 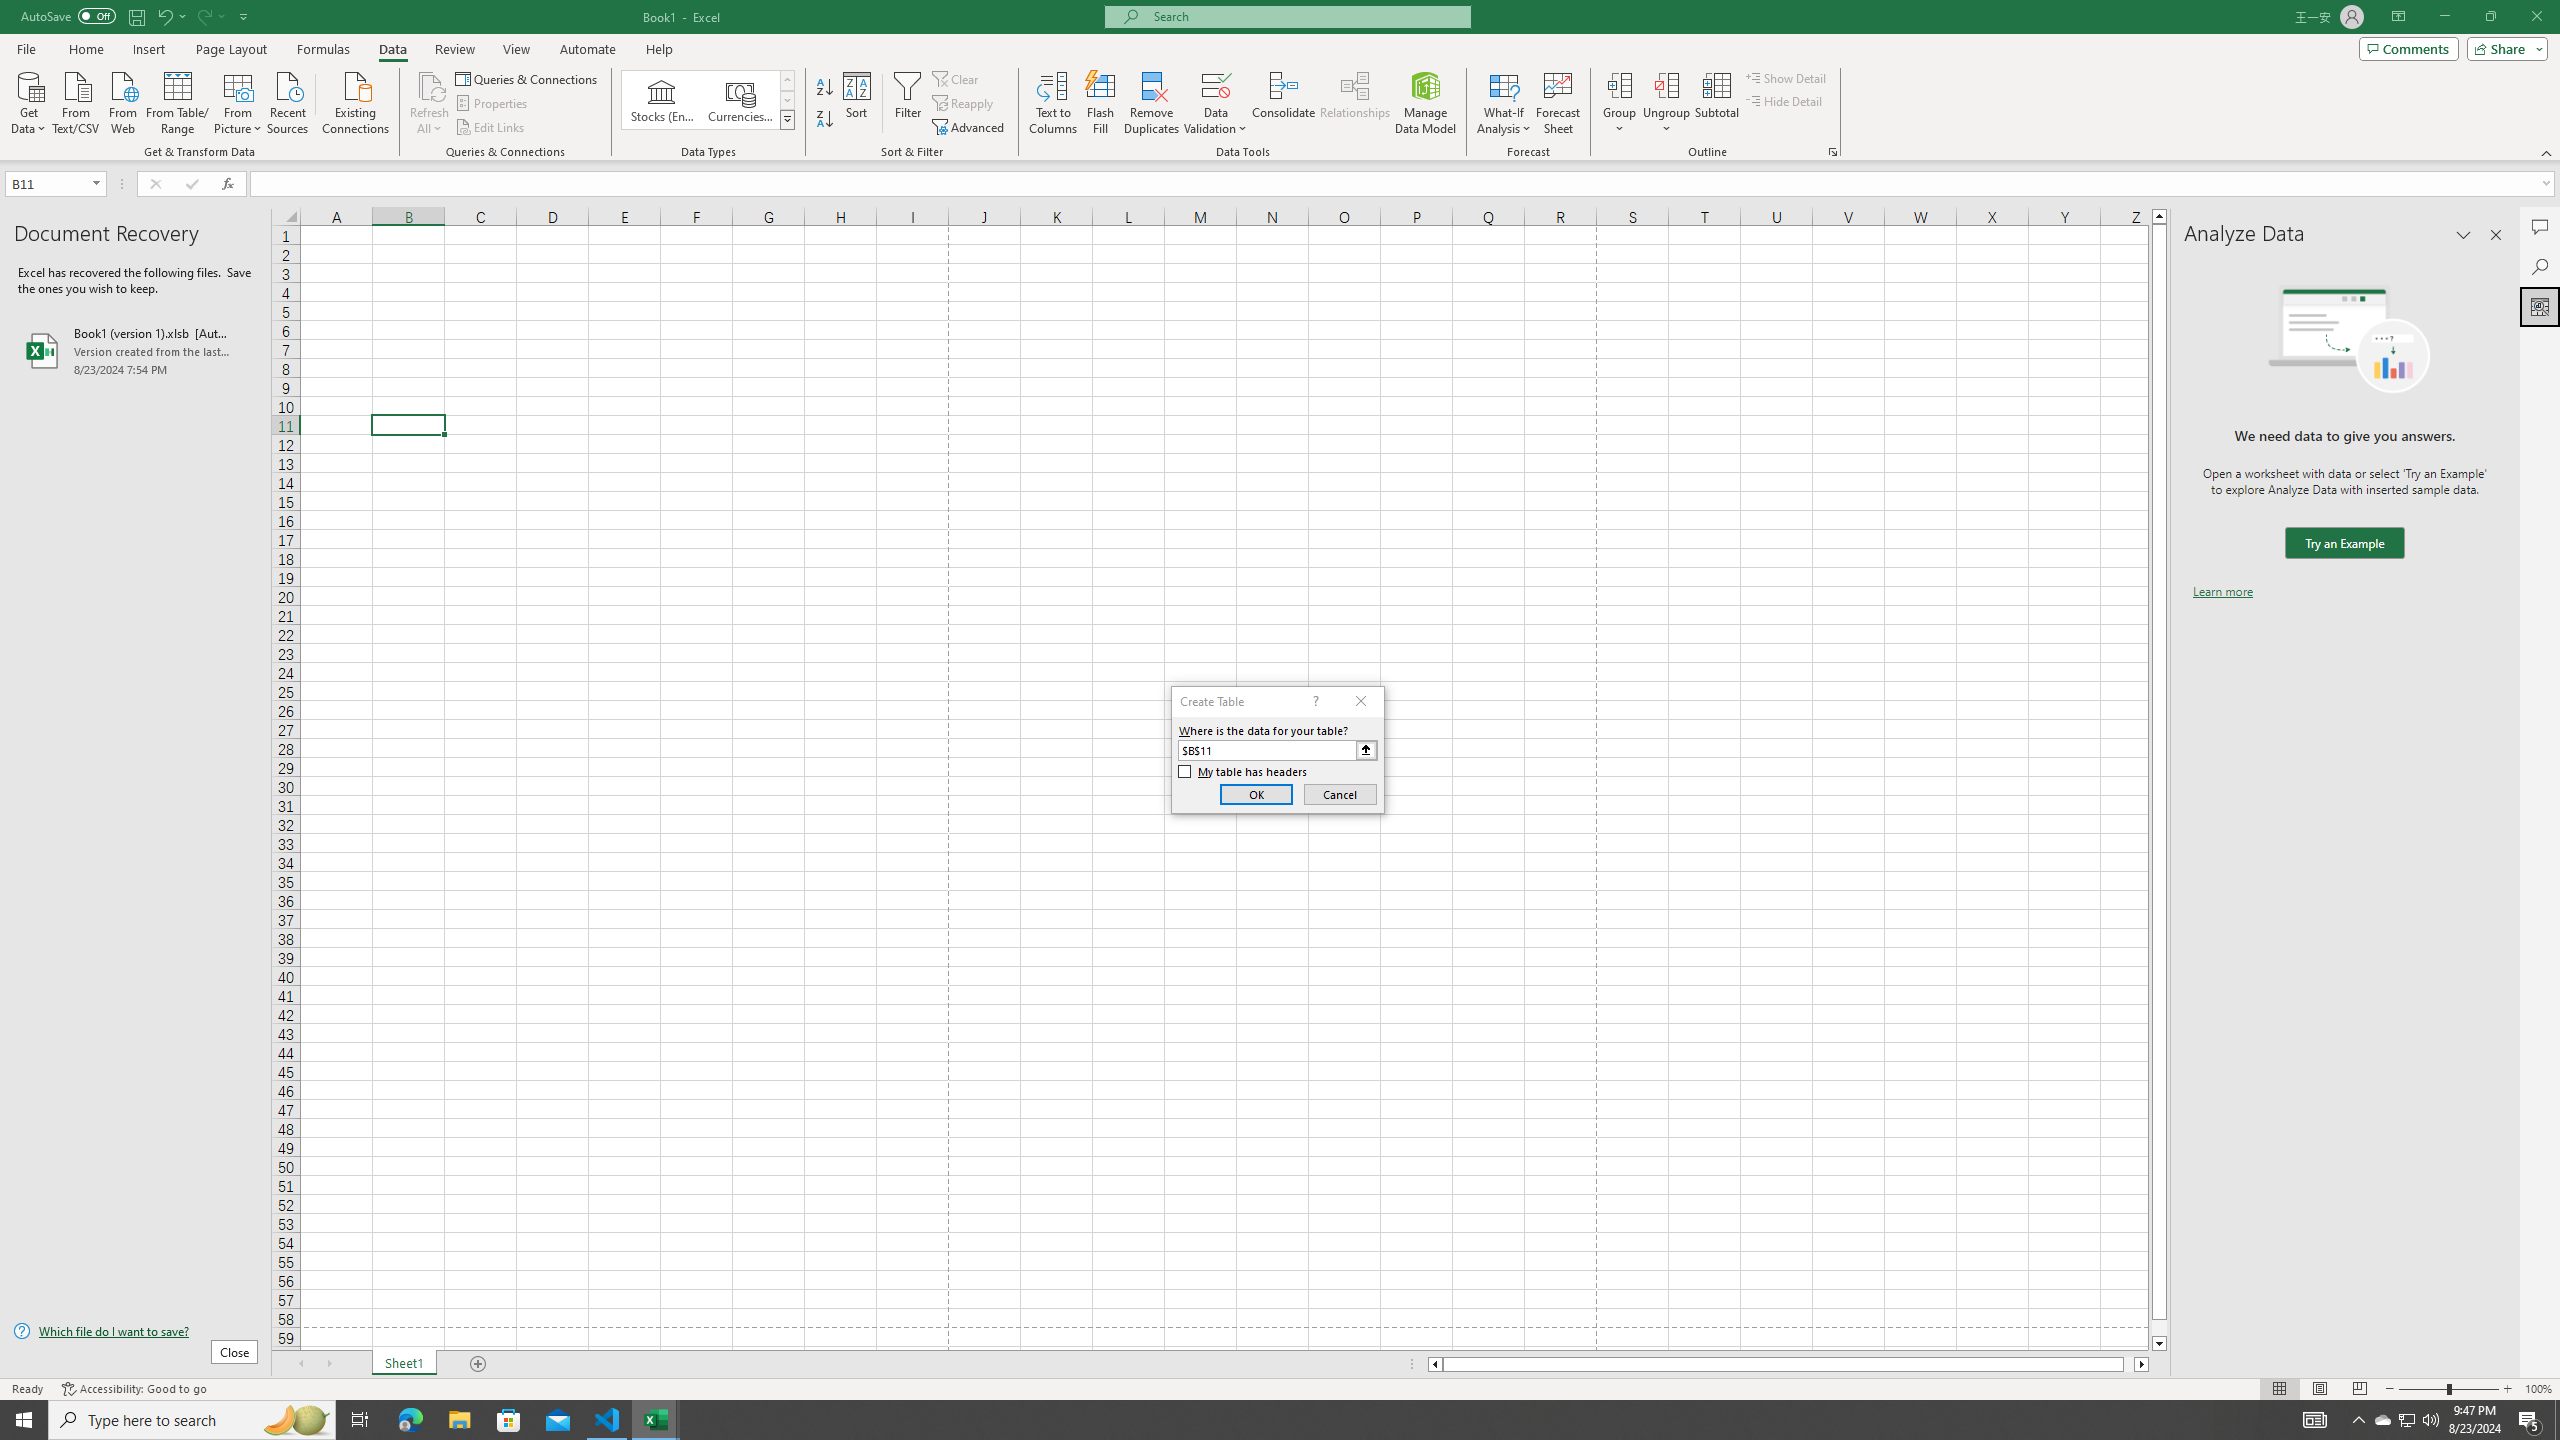 I want to click on 'From Picture', so click(x=239, y=100).